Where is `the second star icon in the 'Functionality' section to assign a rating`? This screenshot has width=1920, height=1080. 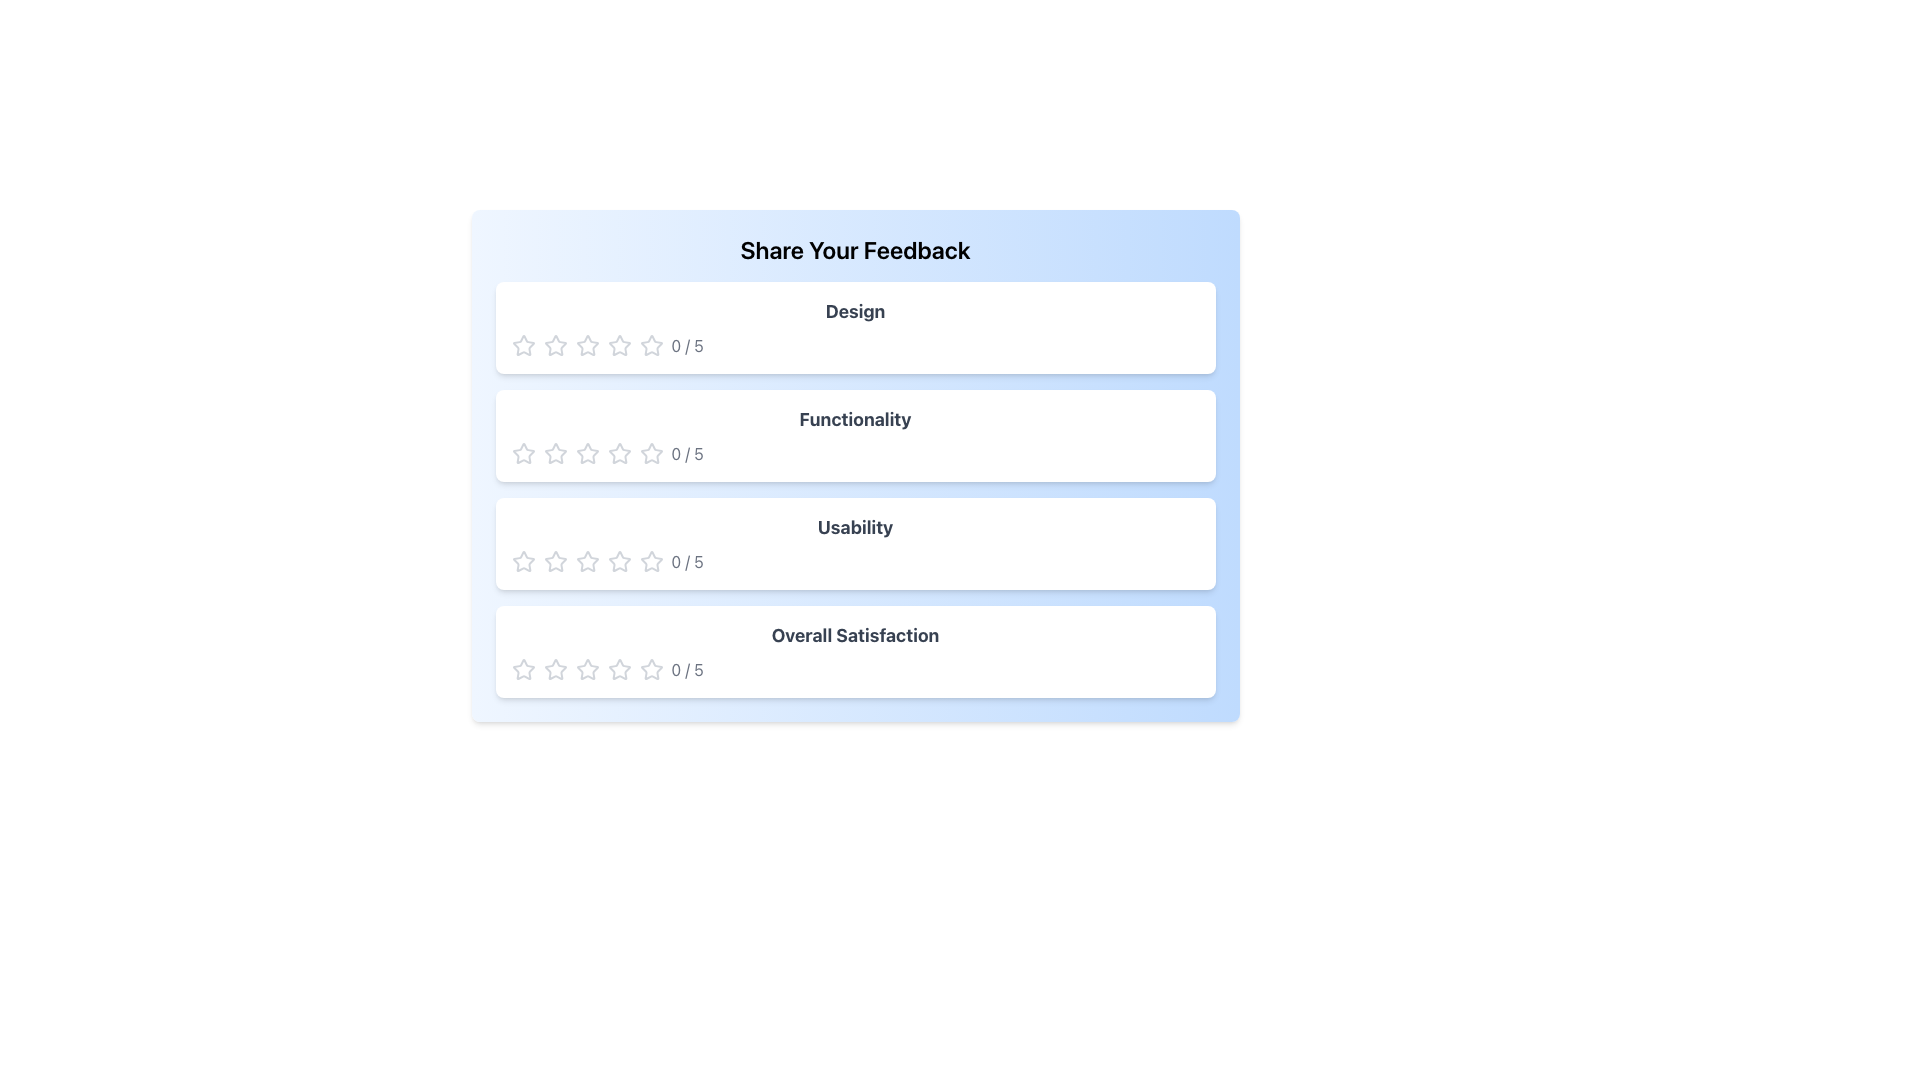
the second star icon in the 'Functionality' section to assign a rating is located at coordinates (618, 453).